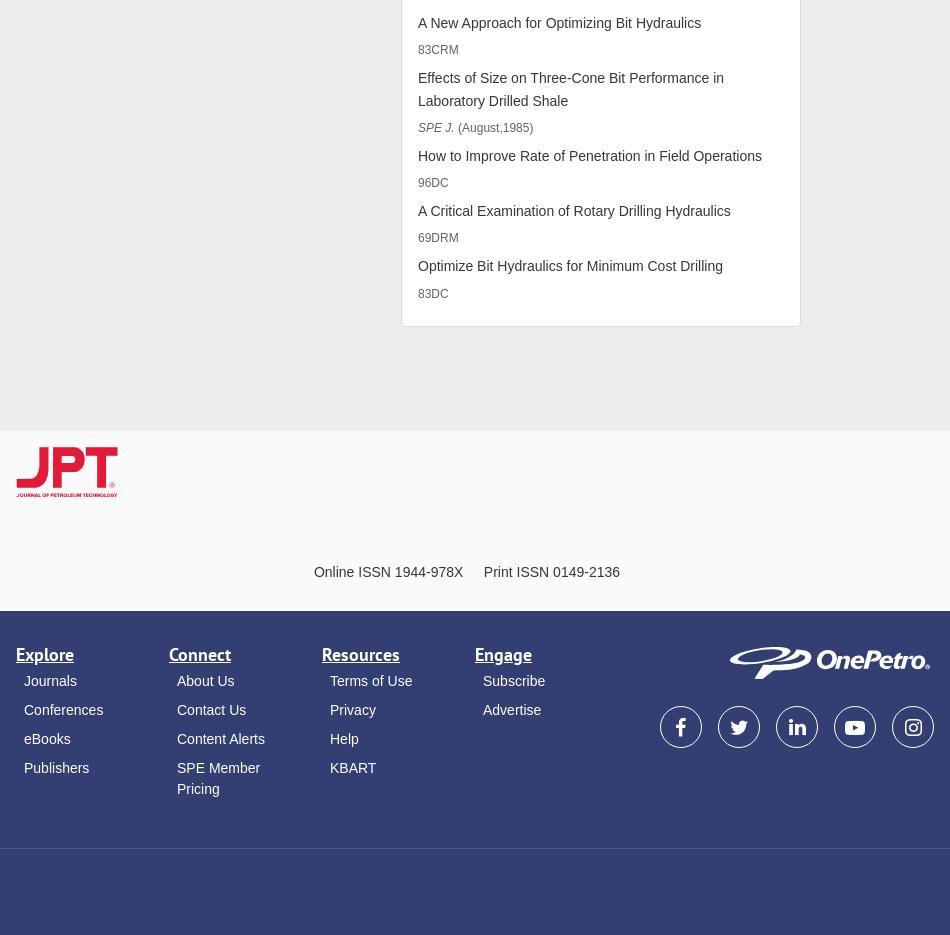  What do you see at coordinates (220, 737) in the screenshot?
I see `'Content Alerts'` at bounding box center [220, 737].